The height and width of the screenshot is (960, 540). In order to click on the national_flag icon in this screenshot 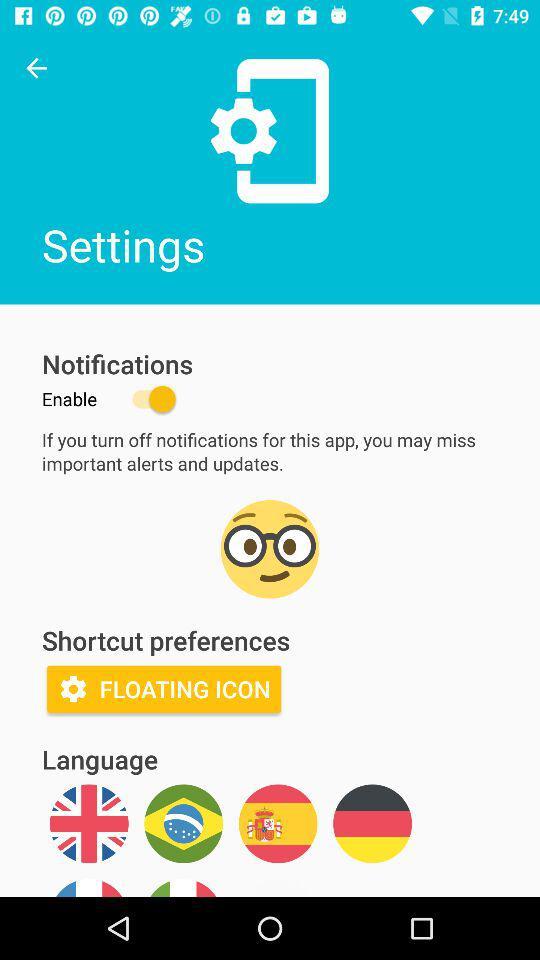, I will do `click(88, 823)`.